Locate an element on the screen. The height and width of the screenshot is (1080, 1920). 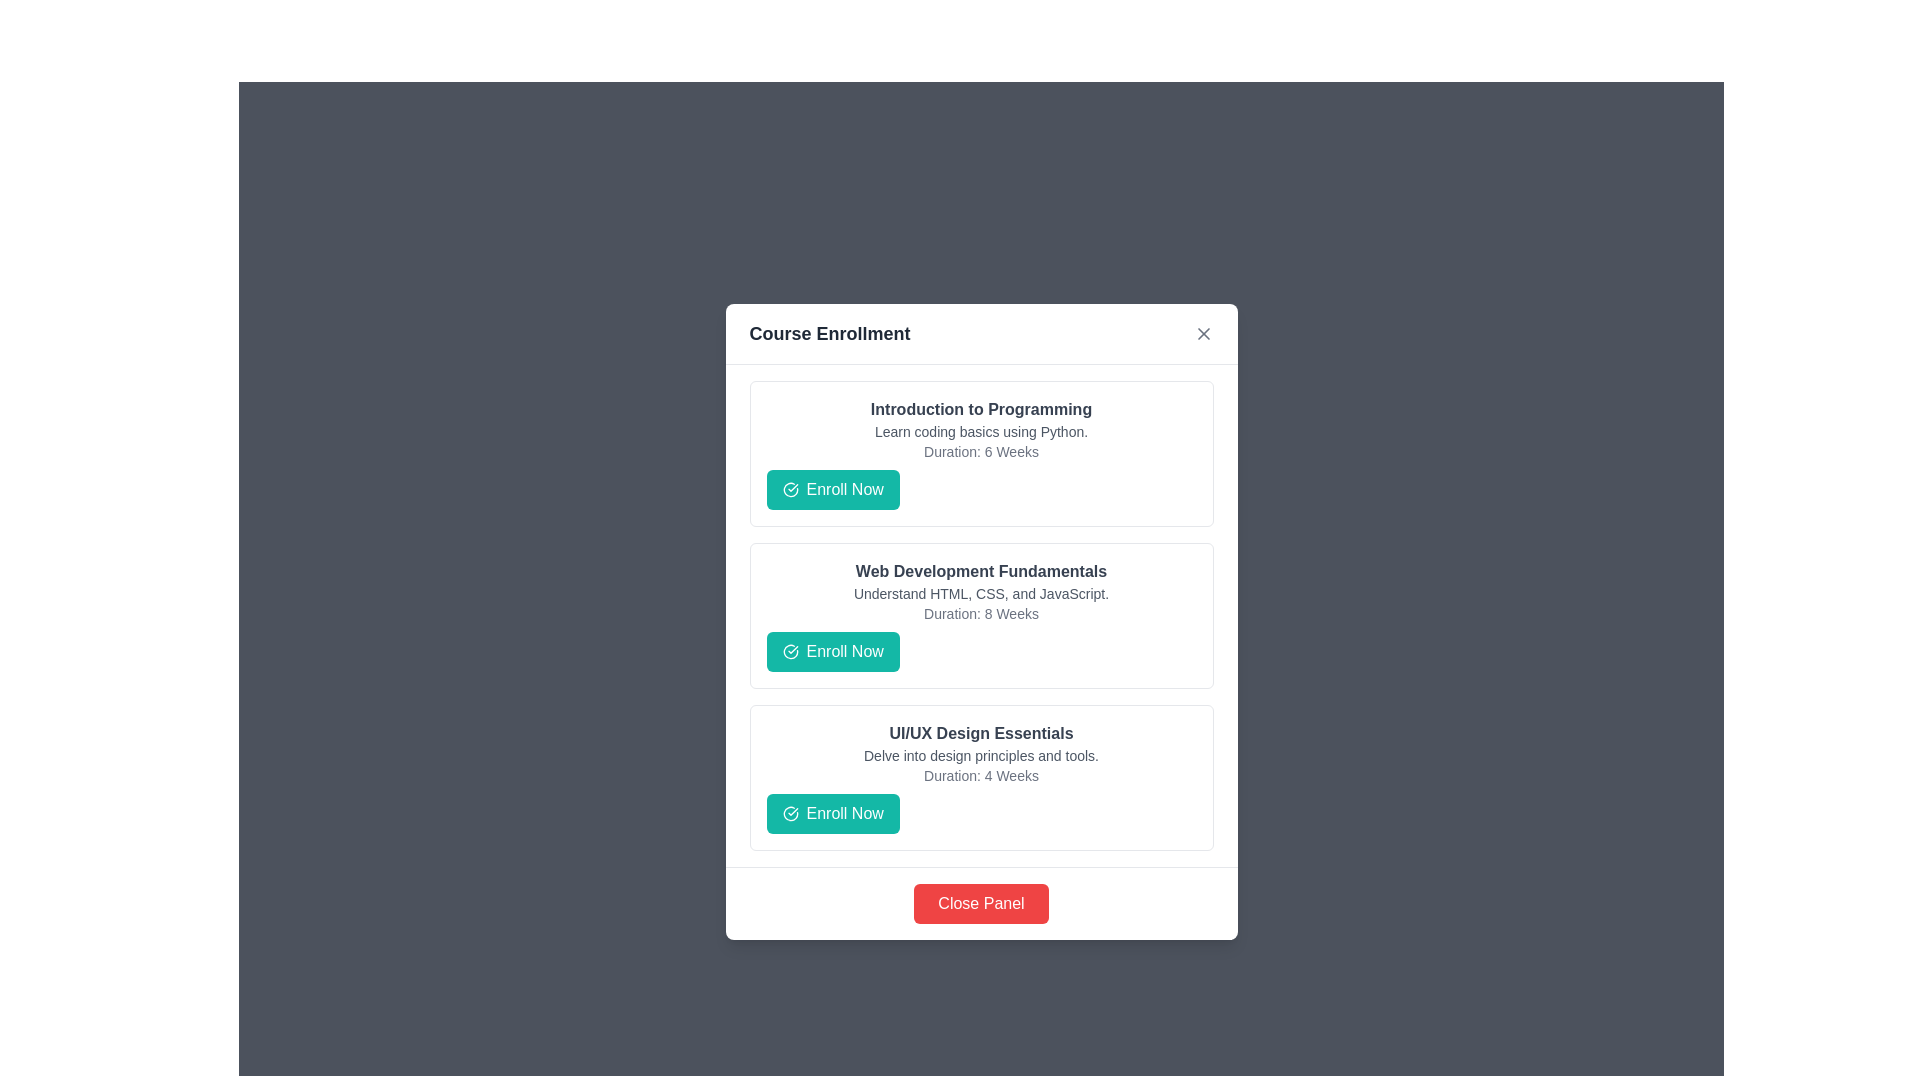
the circular icon representing a check mark located in the bottom section of the UI inside the 'Enroll Now' button for the 'UI/UX Design Essentials' course is located at coordinates (789, 813).